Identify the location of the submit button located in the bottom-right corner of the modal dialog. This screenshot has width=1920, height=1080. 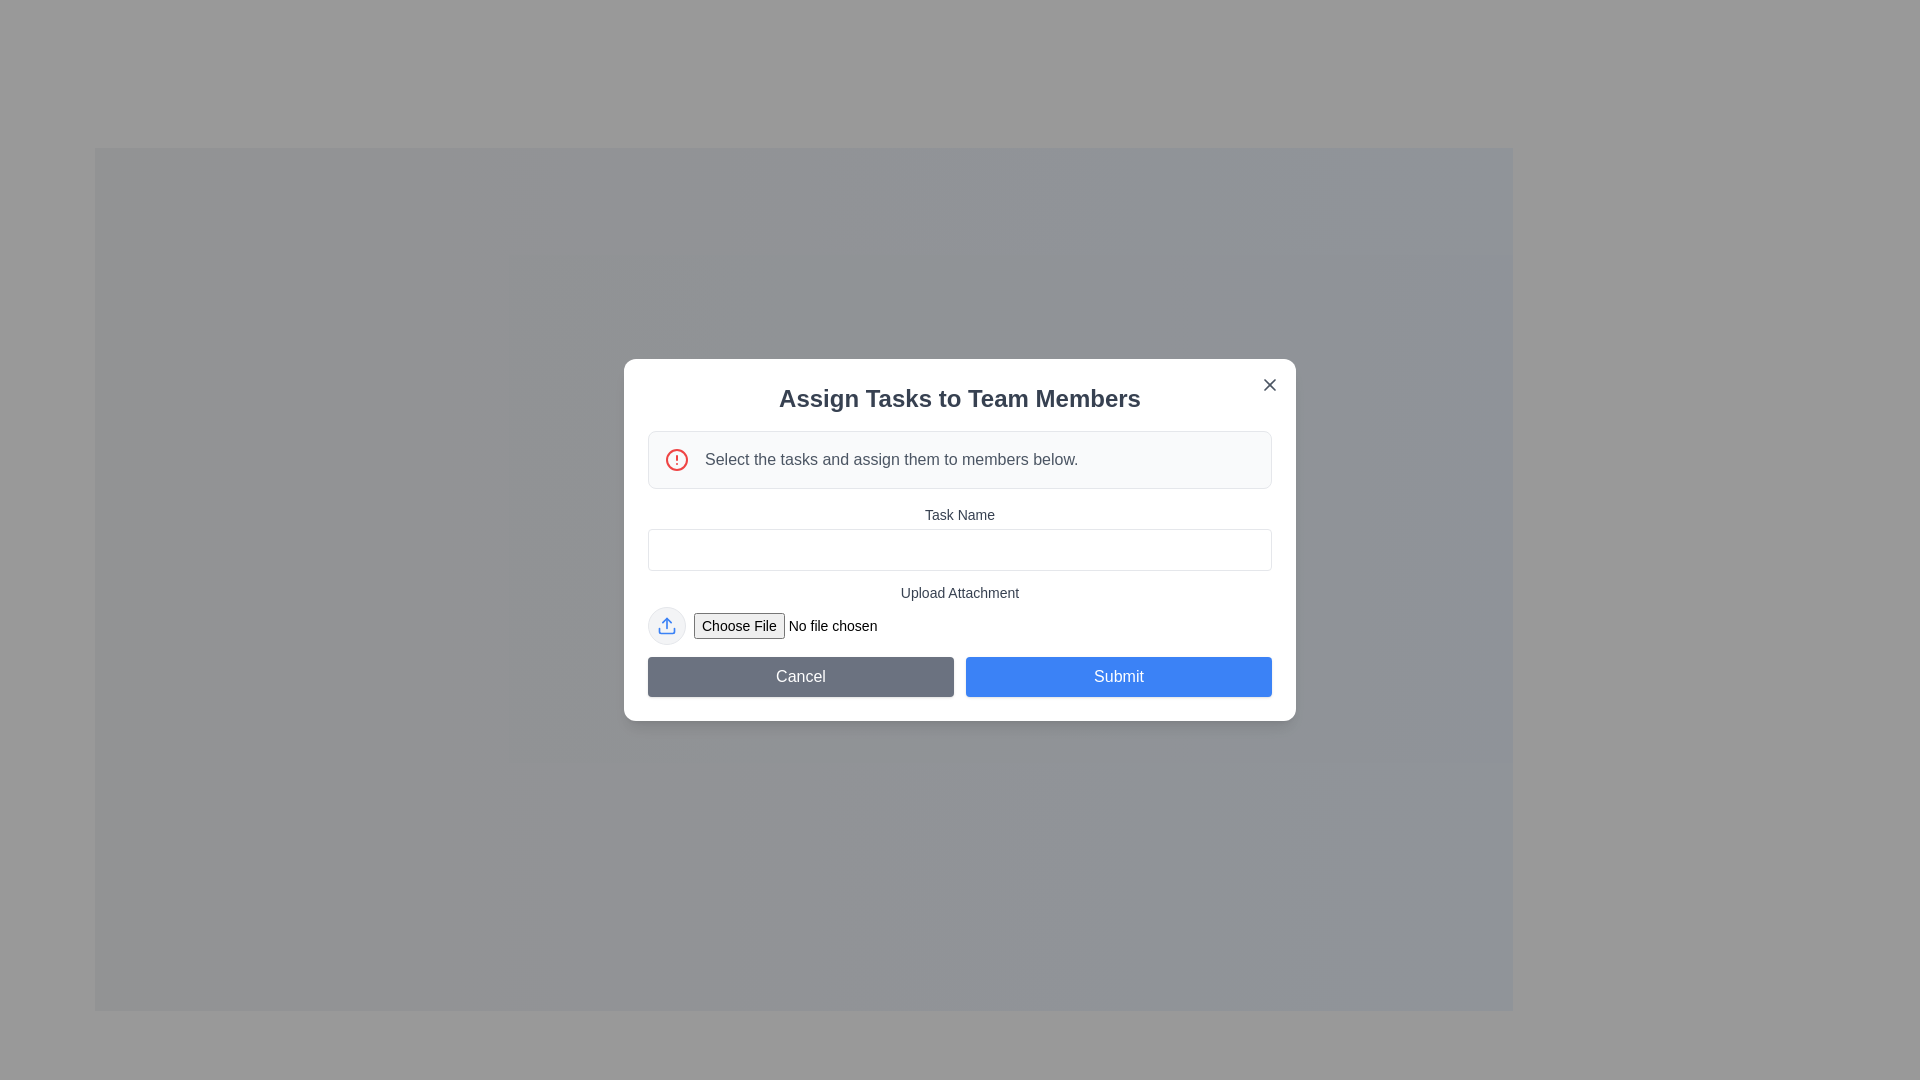
(1117, 676).